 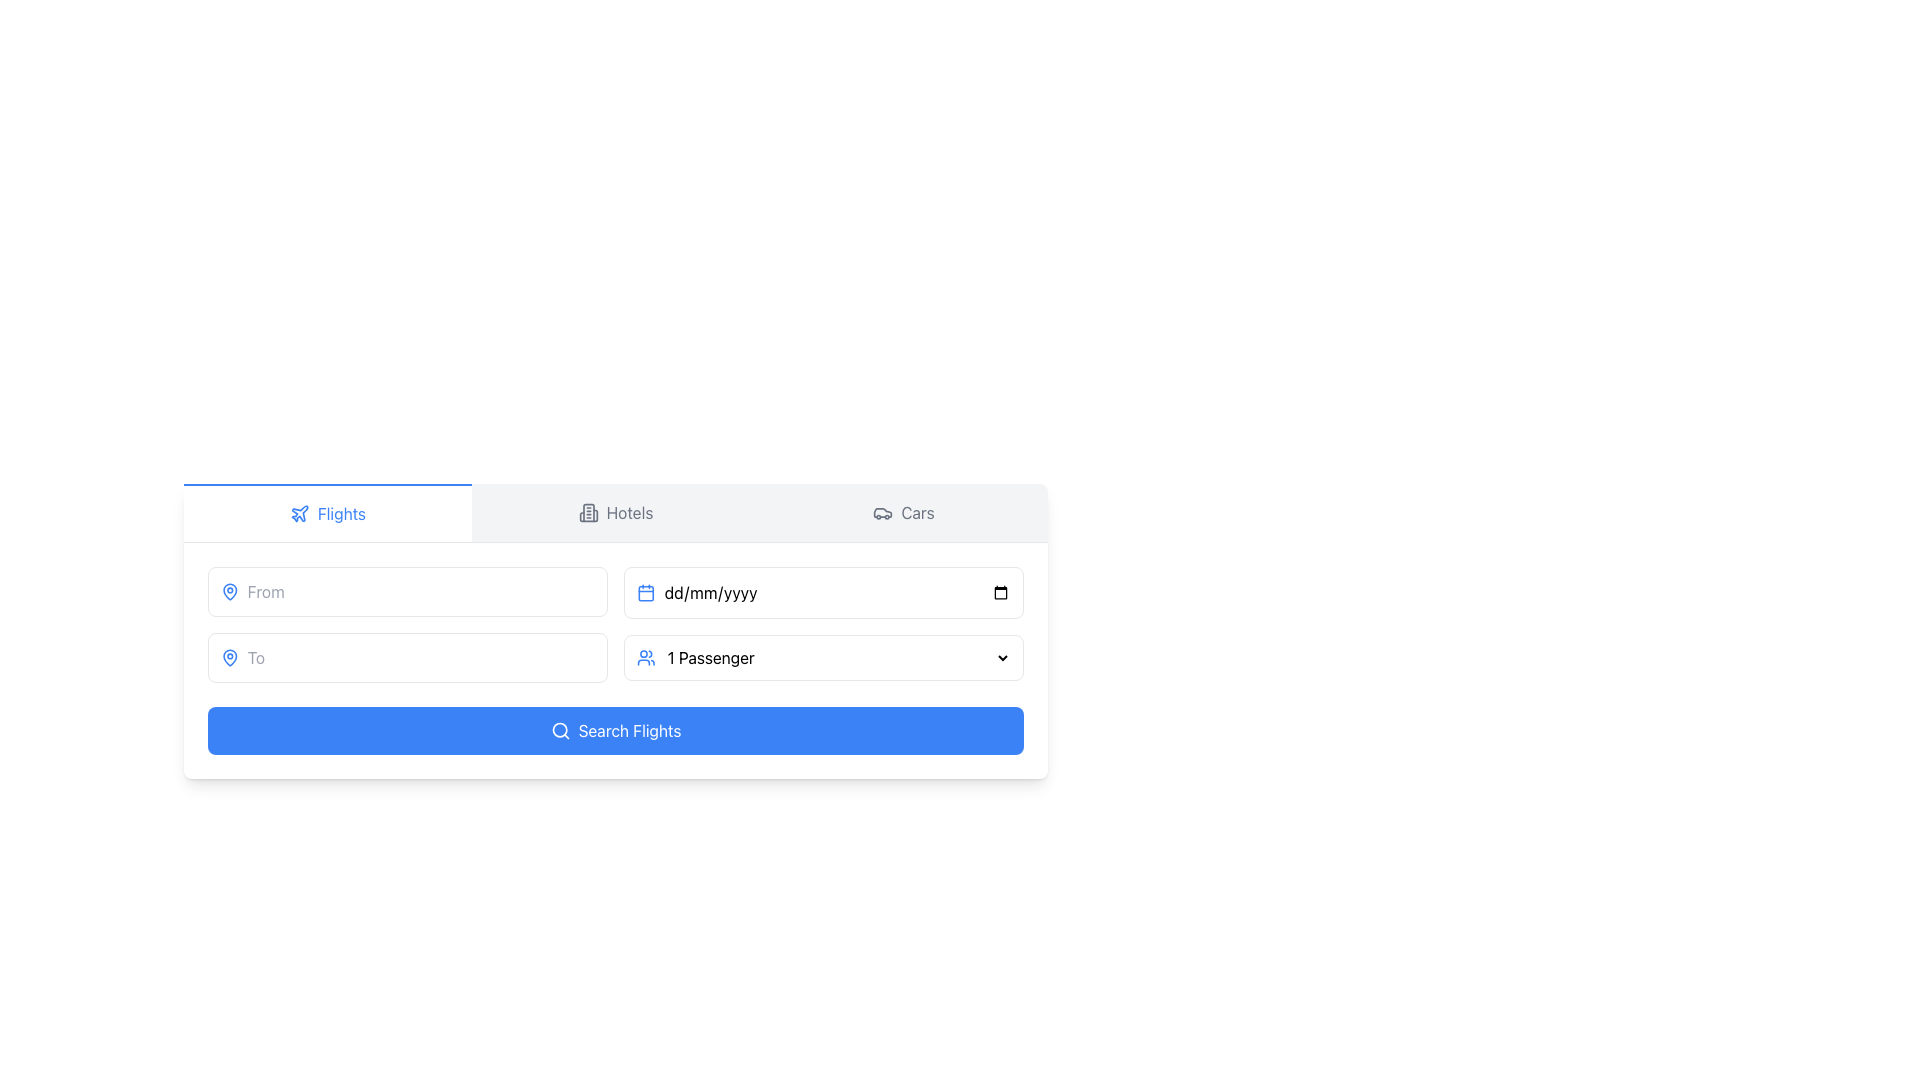 What do you see at coordinates (614, 512) in the screenshot?
I see `the 'Hotels' button, which is a selectable button labeled with a gray building icon and muted gray text, located in the second position of a horizontal navigation bar` at bounding box center [614, 512].